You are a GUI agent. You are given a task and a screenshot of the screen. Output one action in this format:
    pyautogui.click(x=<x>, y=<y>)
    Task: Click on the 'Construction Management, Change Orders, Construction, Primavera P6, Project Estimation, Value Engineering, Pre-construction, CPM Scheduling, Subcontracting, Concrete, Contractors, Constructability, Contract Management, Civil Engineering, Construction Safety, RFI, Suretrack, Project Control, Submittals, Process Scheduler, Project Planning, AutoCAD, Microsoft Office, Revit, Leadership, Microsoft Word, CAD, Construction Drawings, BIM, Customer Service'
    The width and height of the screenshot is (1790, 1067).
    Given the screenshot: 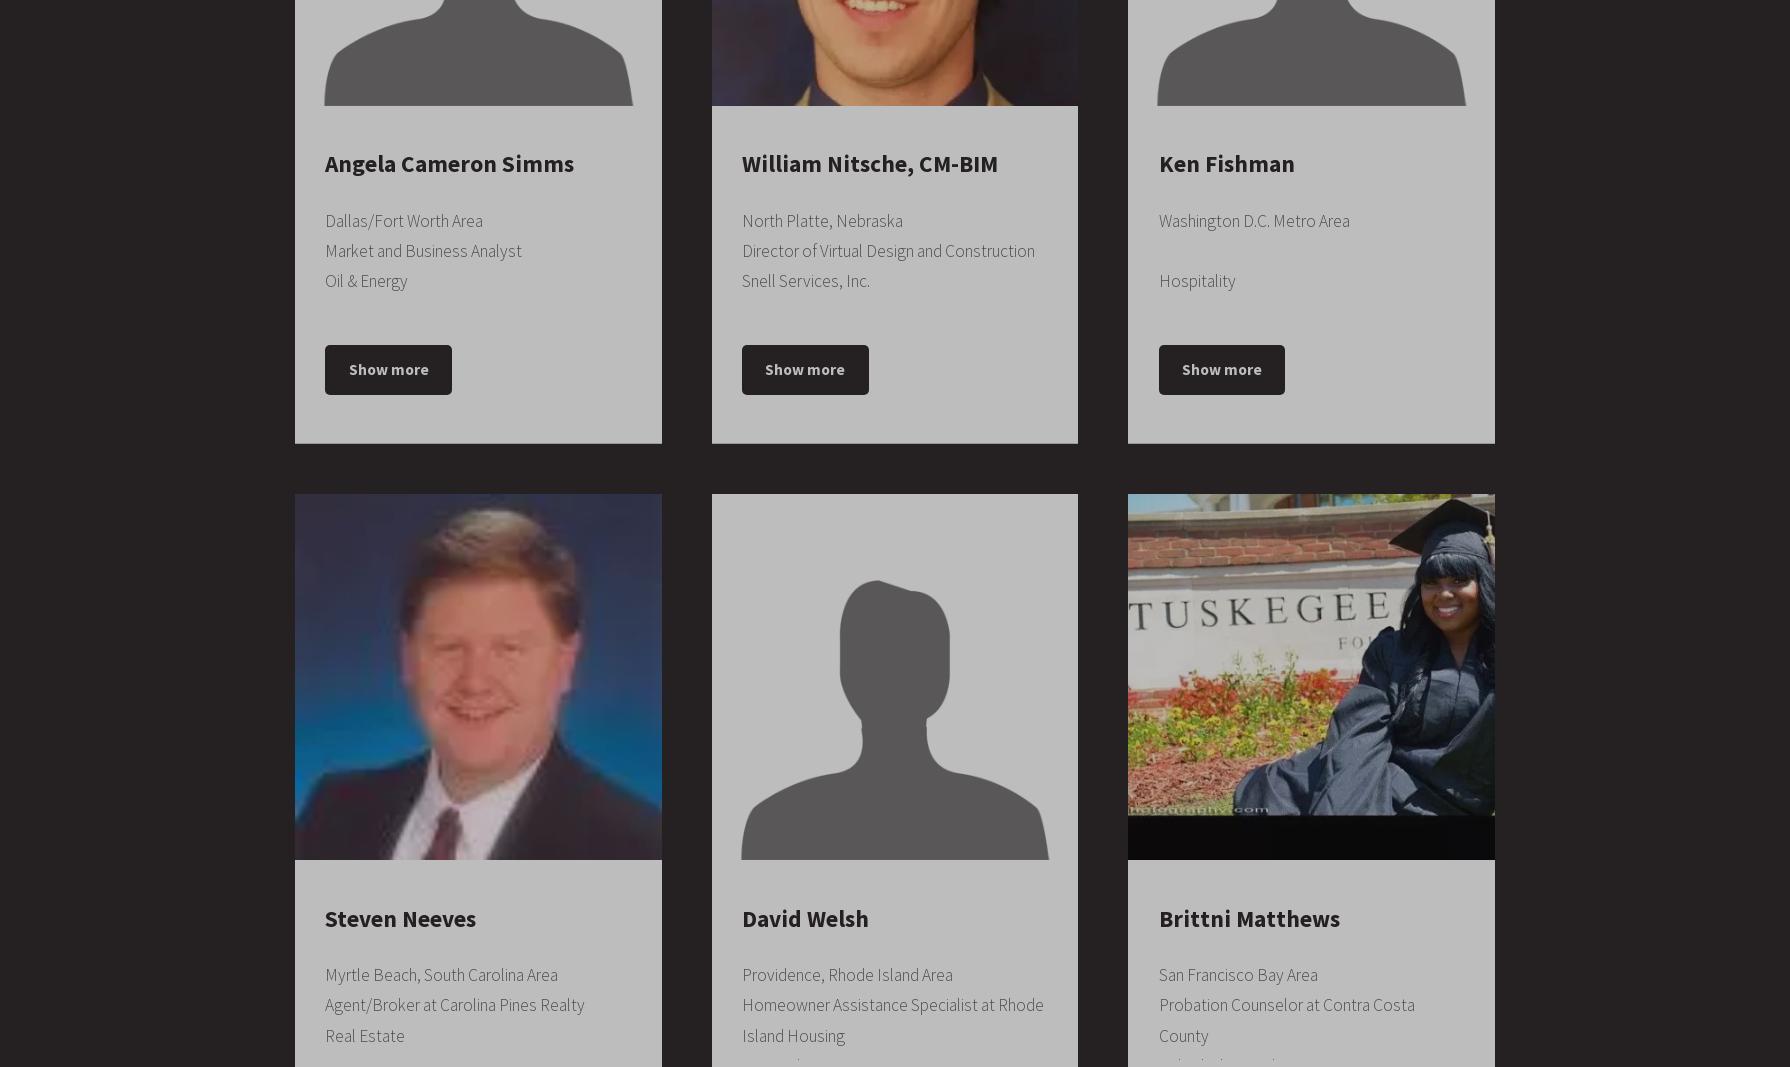 What is the action you would take?
    pyautogui.click(x=888, y=583)
    